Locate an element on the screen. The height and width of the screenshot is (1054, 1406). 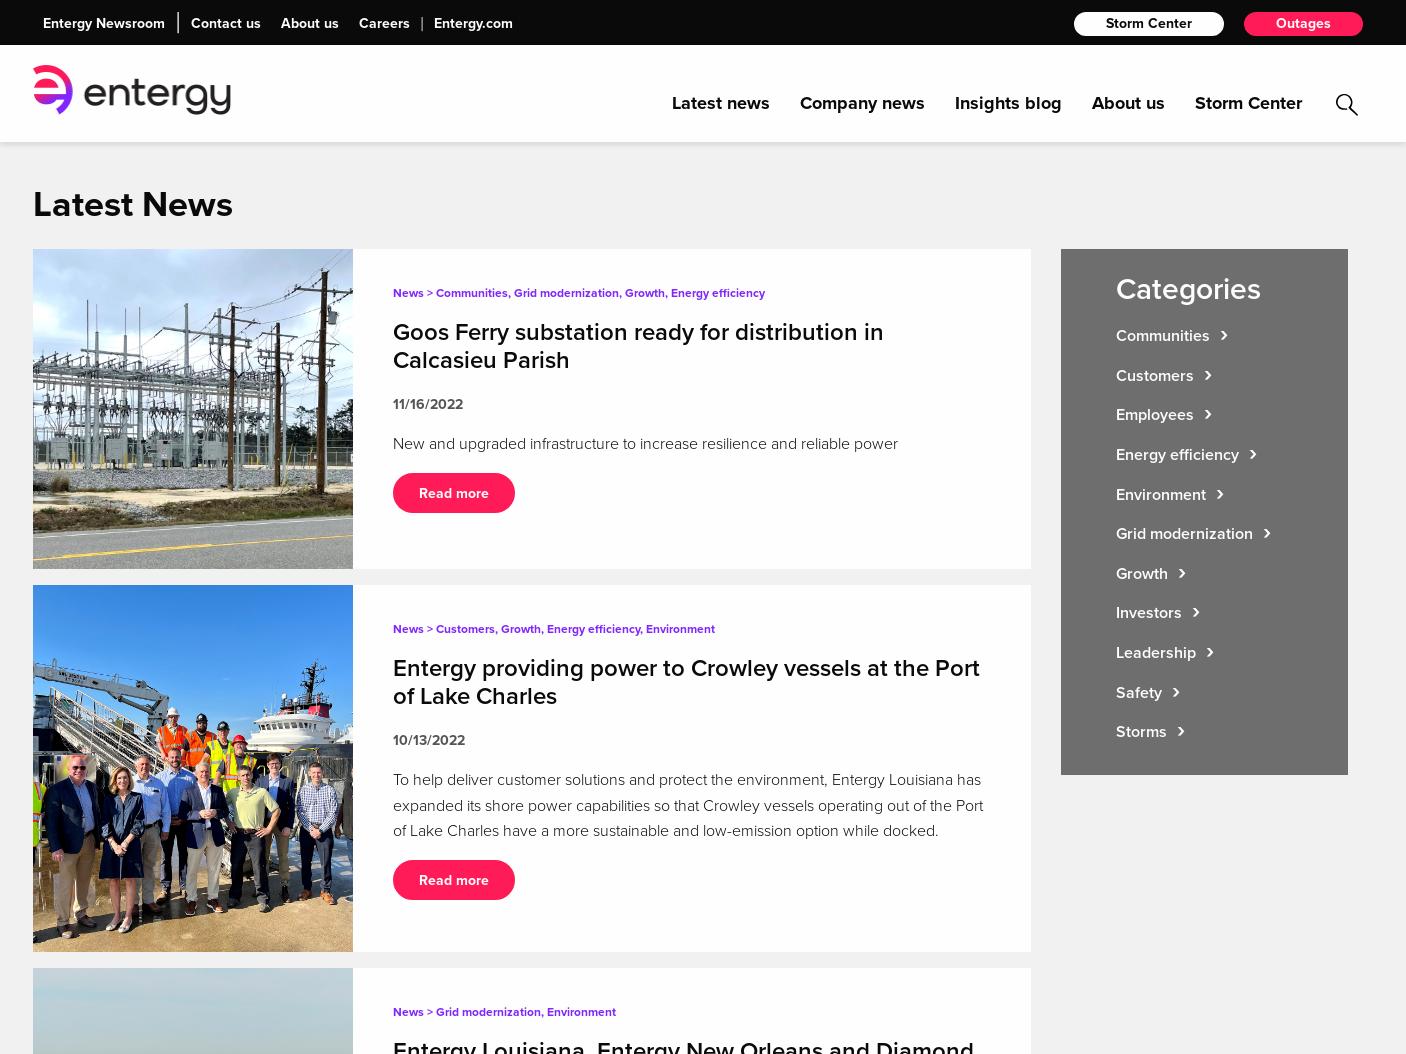
'11/16/2022' is located at coordinates (392, 403).